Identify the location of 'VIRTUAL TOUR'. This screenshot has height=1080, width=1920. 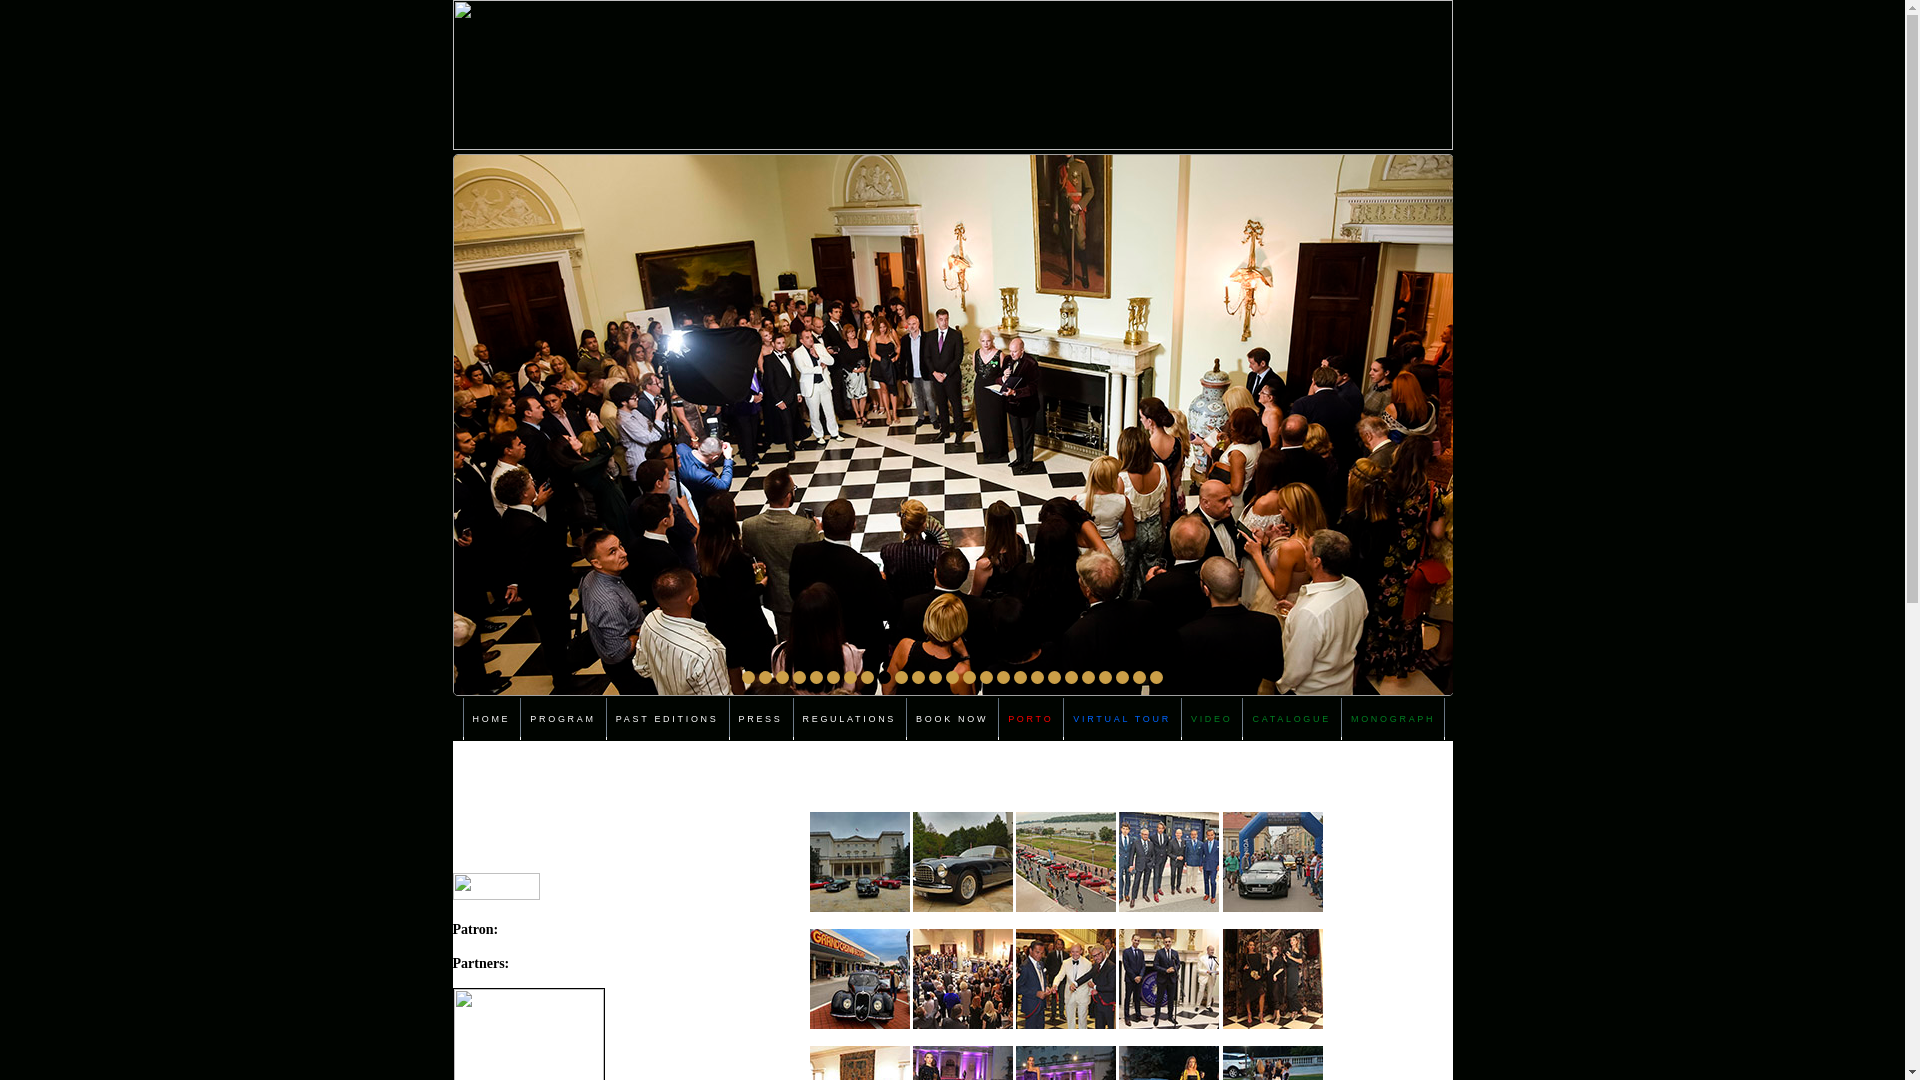
(1122, 717).